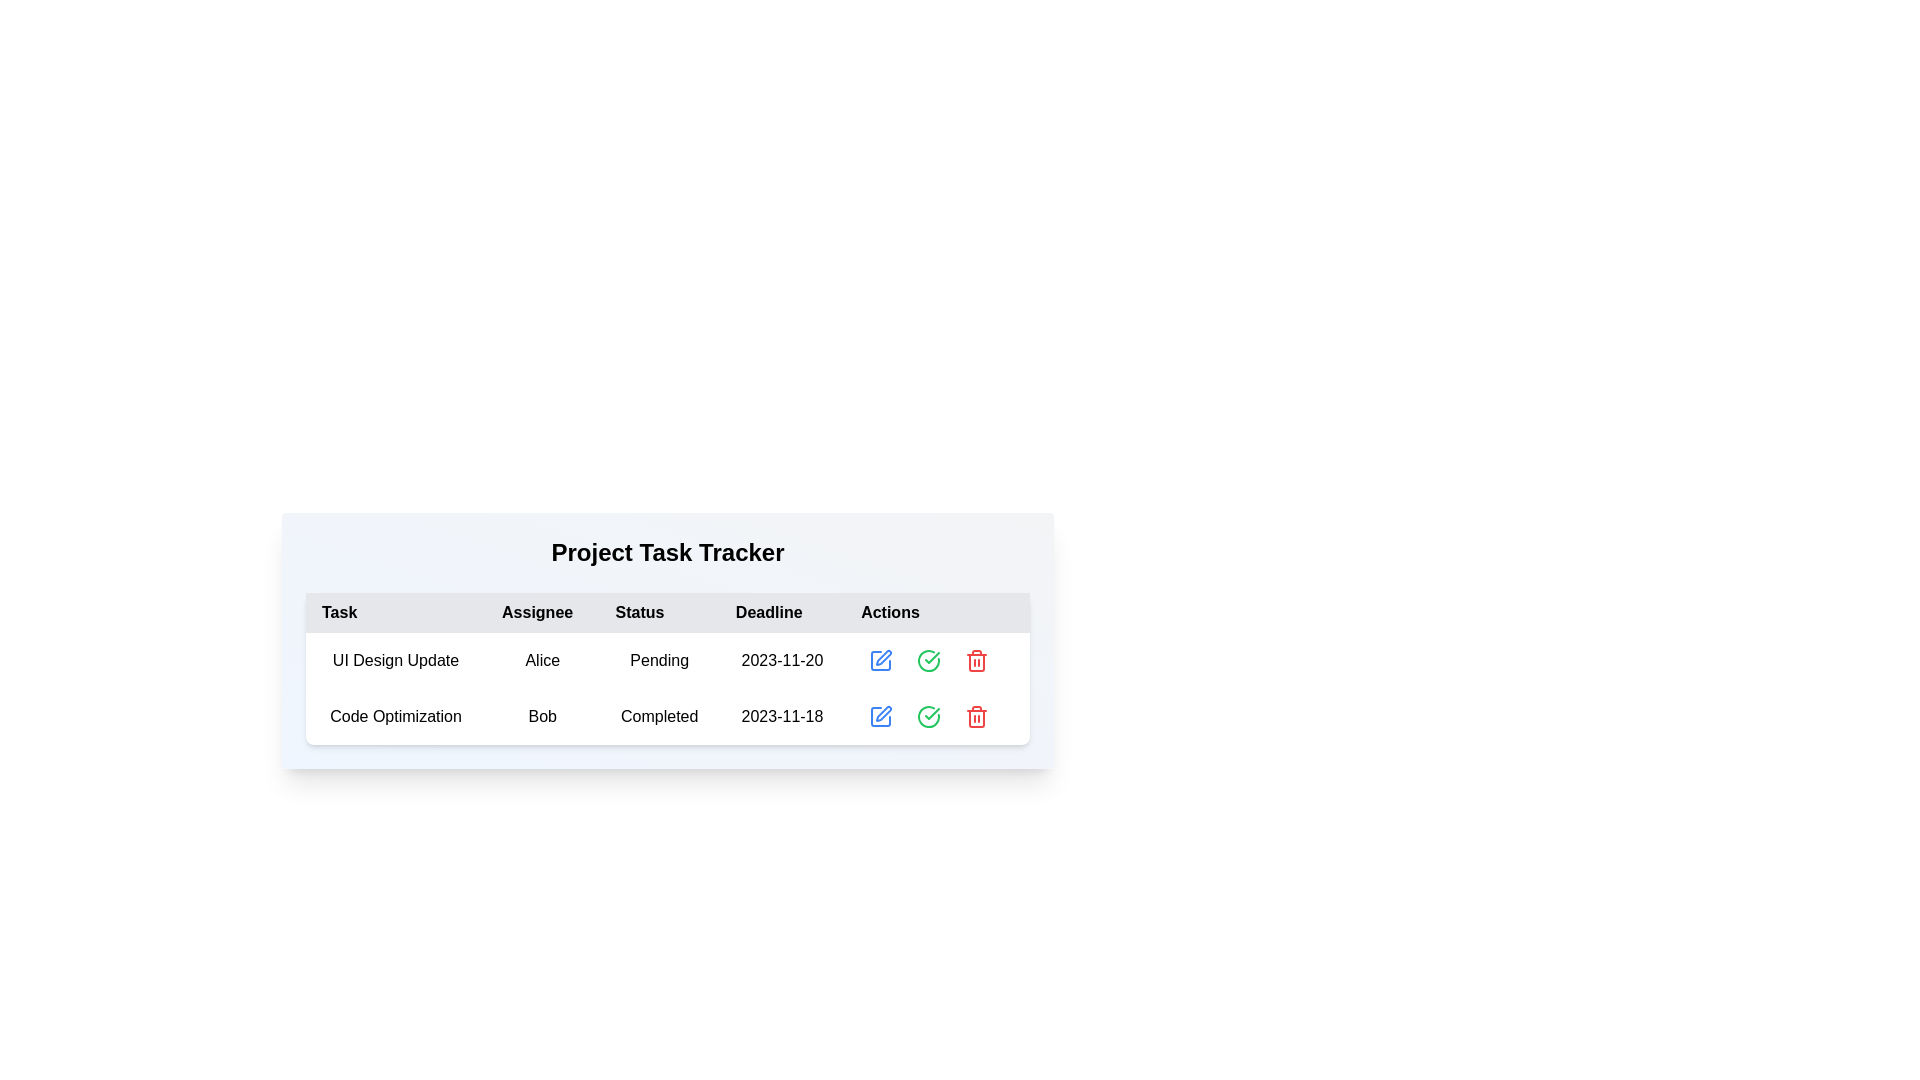 The width and height of the screenshot is (1920, 1080). What do you see at coordinates (542, 716) in the screenshot?
I see `the text label displaying 'Bob' under the 'Assignee' column in the 'Code Optimization' task row` at bounding box center [542, 716].